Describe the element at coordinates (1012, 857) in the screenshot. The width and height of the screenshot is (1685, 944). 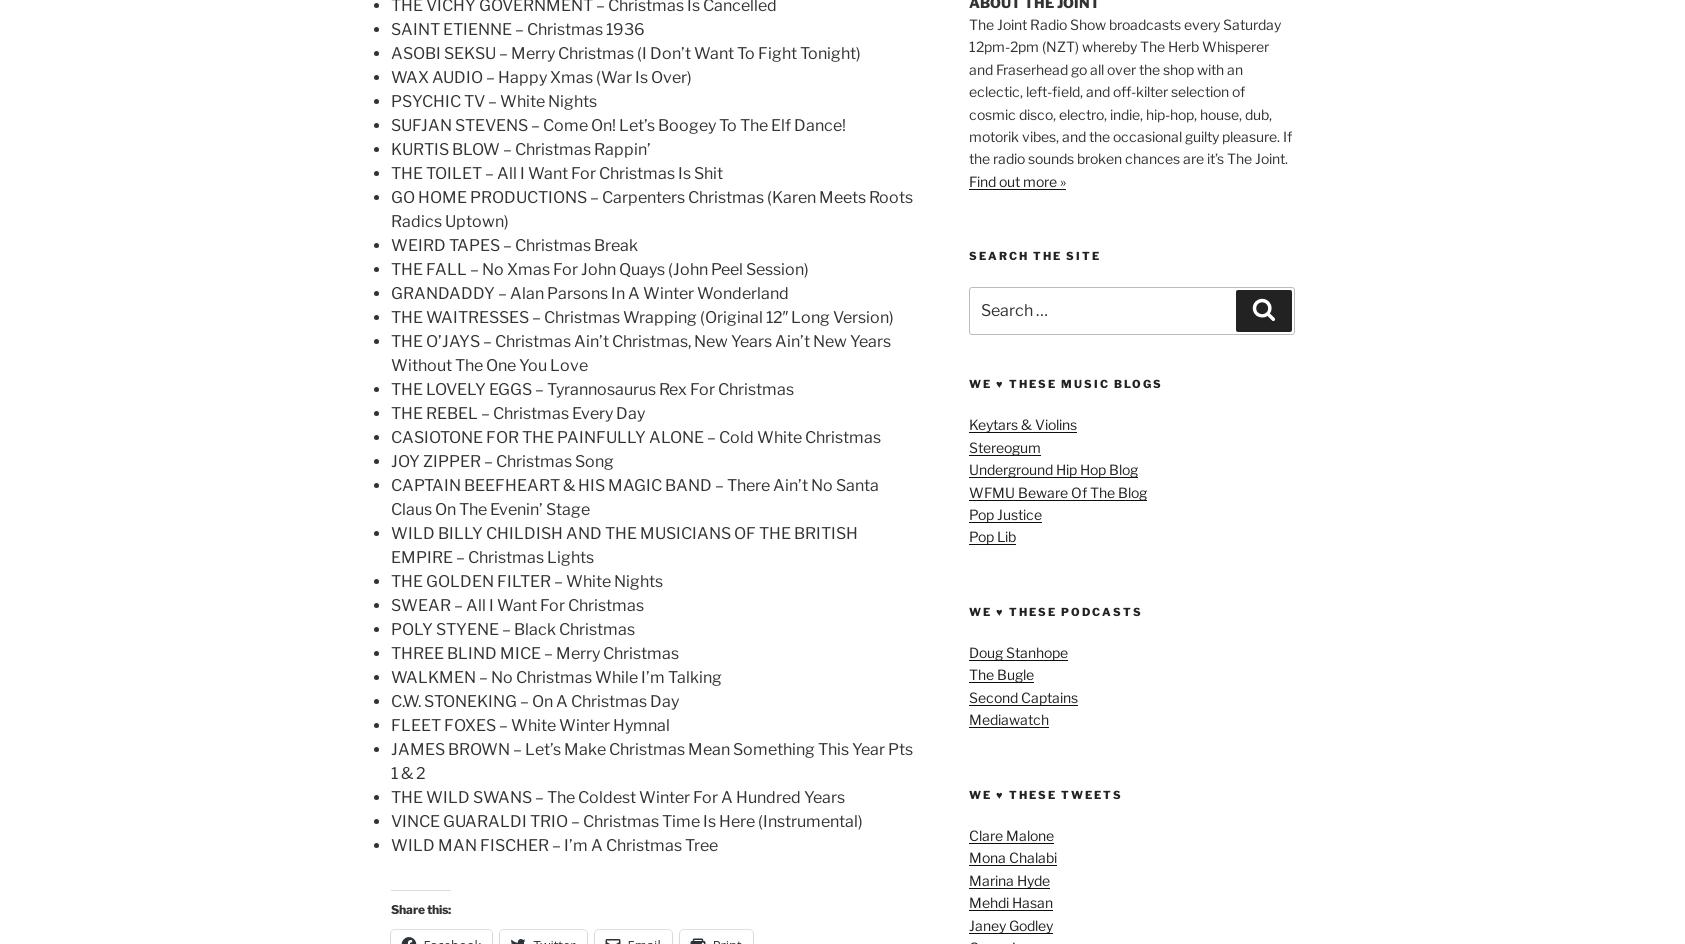
I see `'Mona Chalabi'` at that location.